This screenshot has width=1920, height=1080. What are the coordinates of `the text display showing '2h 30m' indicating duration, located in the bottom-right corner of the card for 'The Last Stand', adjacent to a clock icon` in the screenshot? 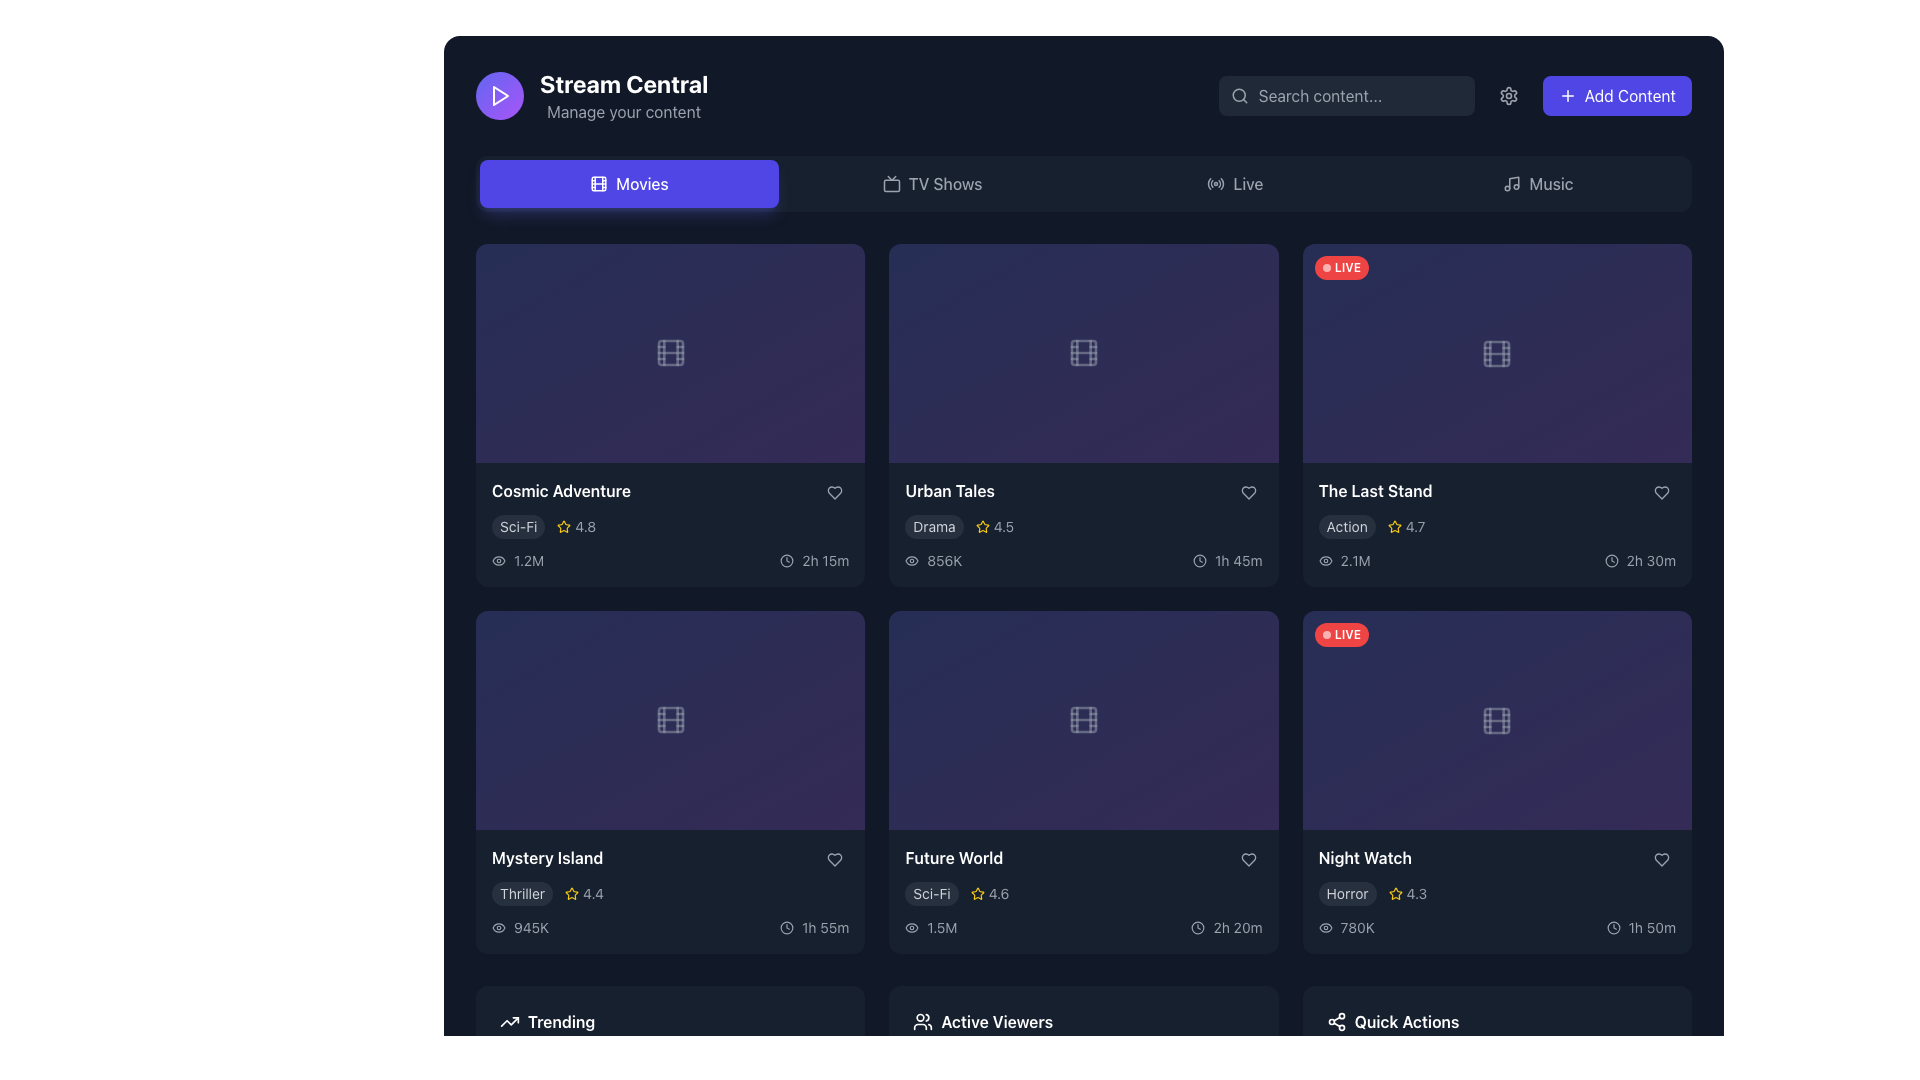 It's located at (1651, 560).